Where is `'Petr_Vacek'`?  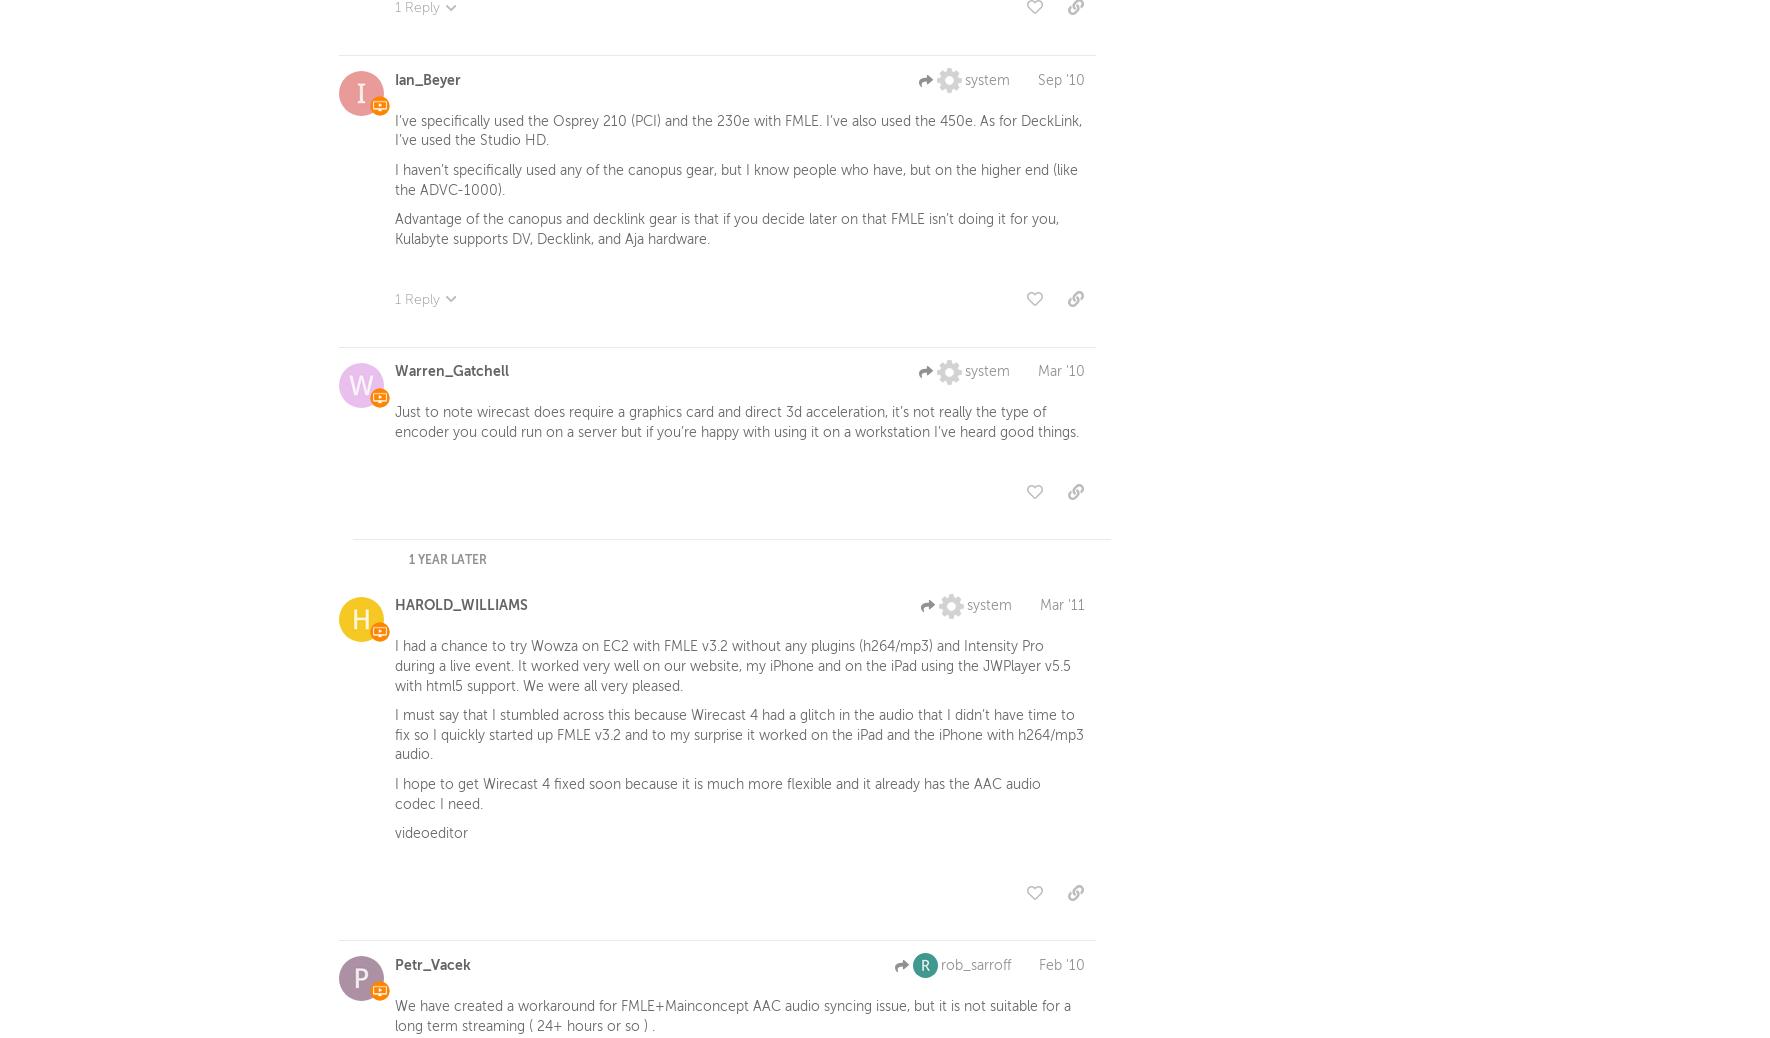
'Petr_Vacek' is located at coordinates (394, 968).